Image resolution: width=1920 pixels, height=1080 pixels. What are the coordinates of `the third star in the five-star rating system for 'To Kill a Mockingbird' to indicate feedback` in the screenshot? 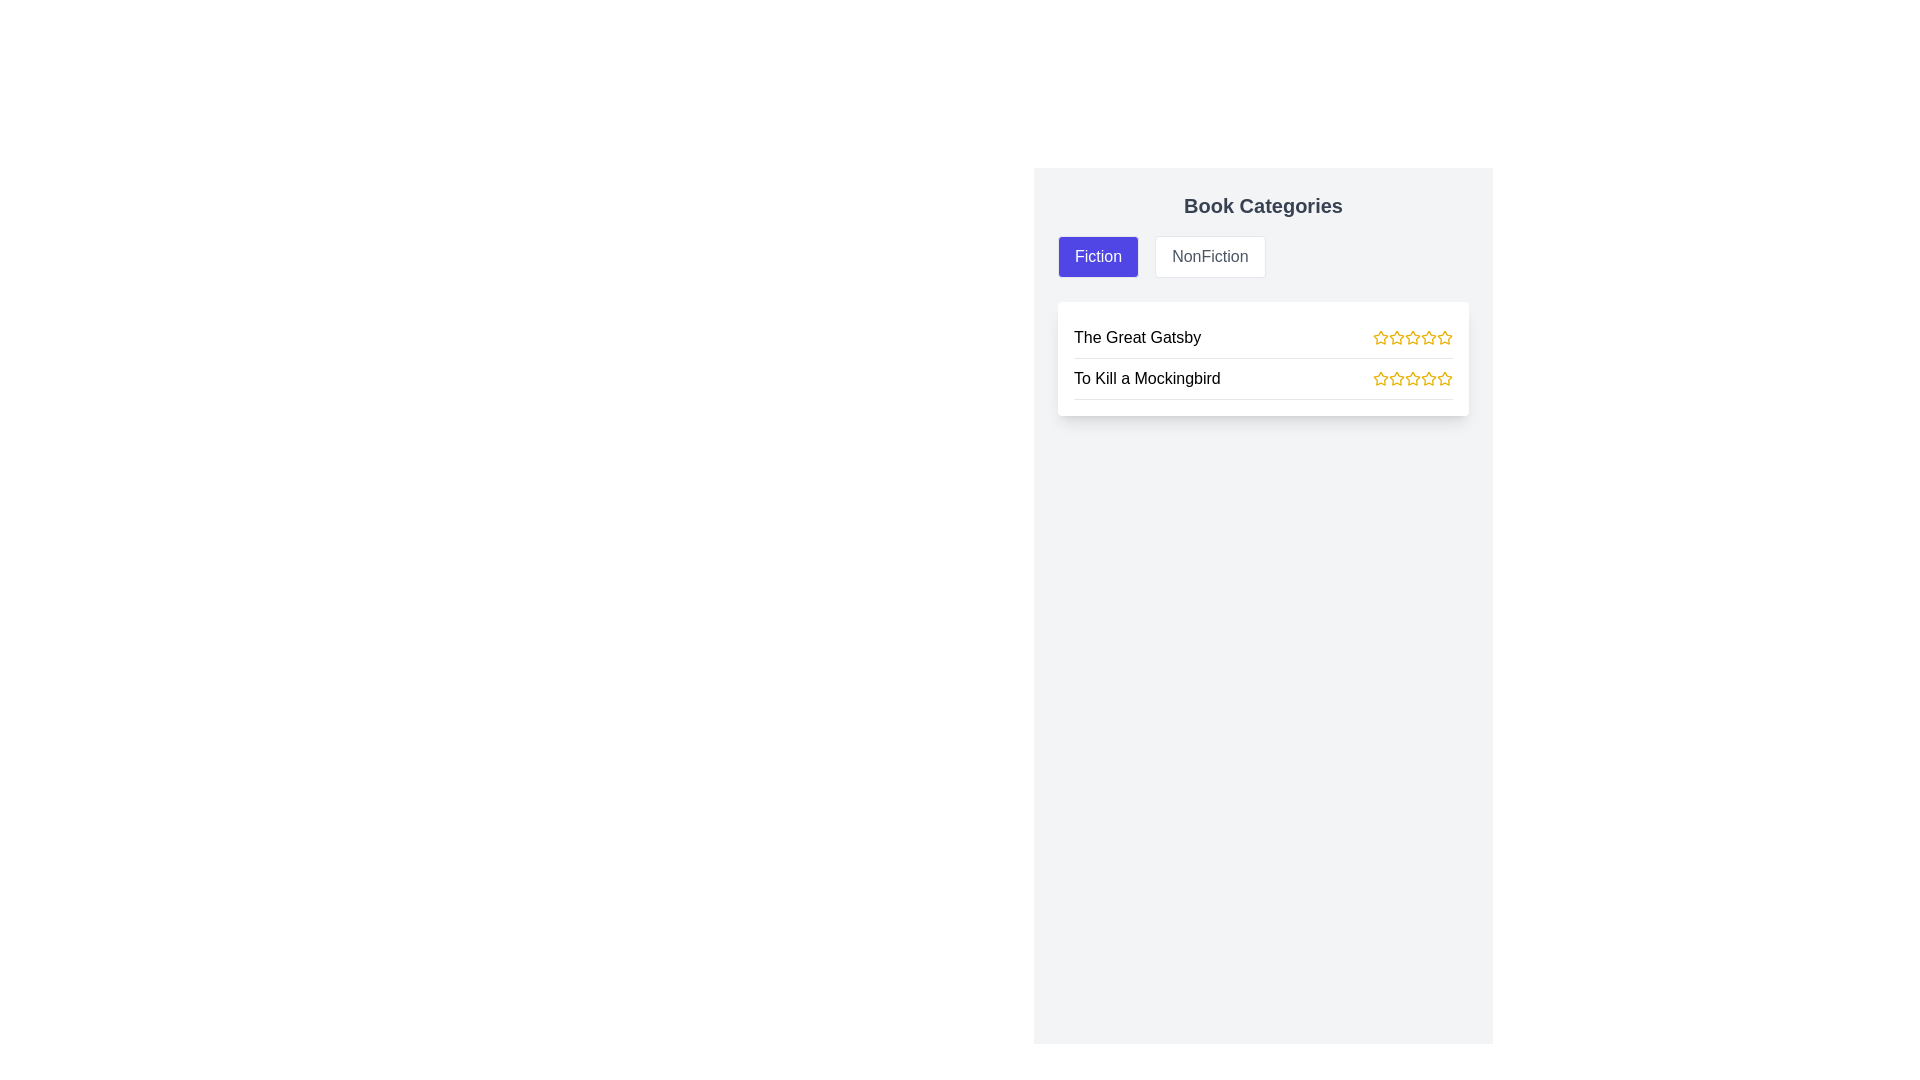 It's located at (1411, 378).